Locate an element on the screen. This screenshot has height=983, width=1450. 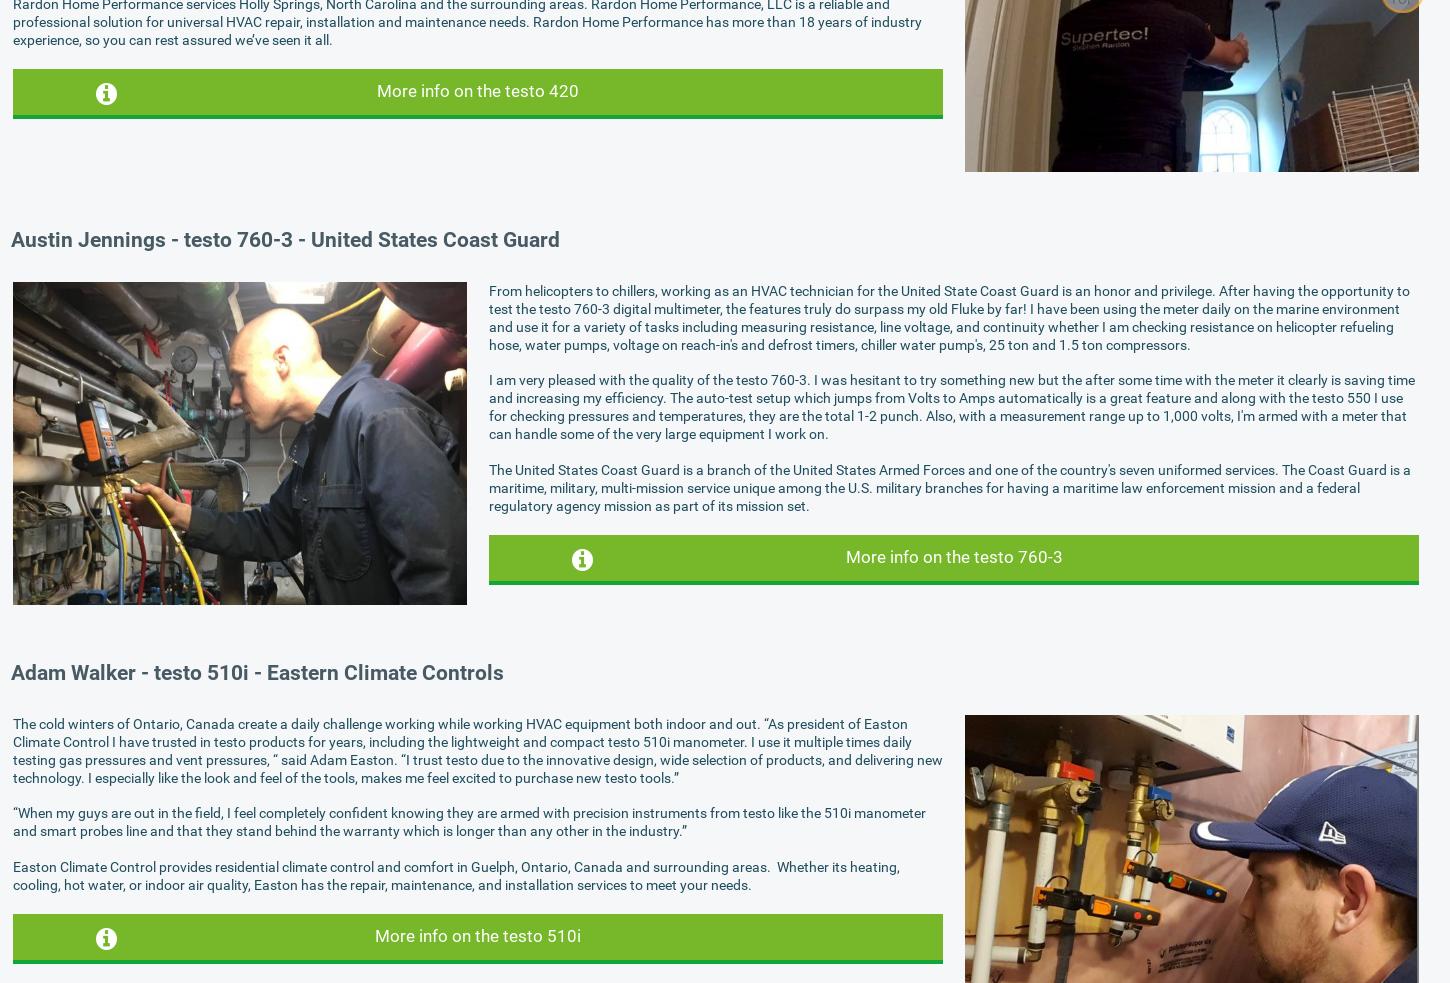
'From helicopters to chillers, working as an HVAC technician for the United State Coast Guard is an honor and privilege. After having the opportunity to test the testo 760-3 digital multimeter, the features truly do surpass my old Fluke by far! I have been using the meter daily on the marine environment and use it for a variety of tasks including measuring resistance, line voltage, and continuity whether I am checking resistance on helicopter refueling hose, water pumps, voltage on reach-in's and defrost timers, chiller water pump's, 25 ton and 1.5 ton compressors.' is located at coordinates (488, 317).